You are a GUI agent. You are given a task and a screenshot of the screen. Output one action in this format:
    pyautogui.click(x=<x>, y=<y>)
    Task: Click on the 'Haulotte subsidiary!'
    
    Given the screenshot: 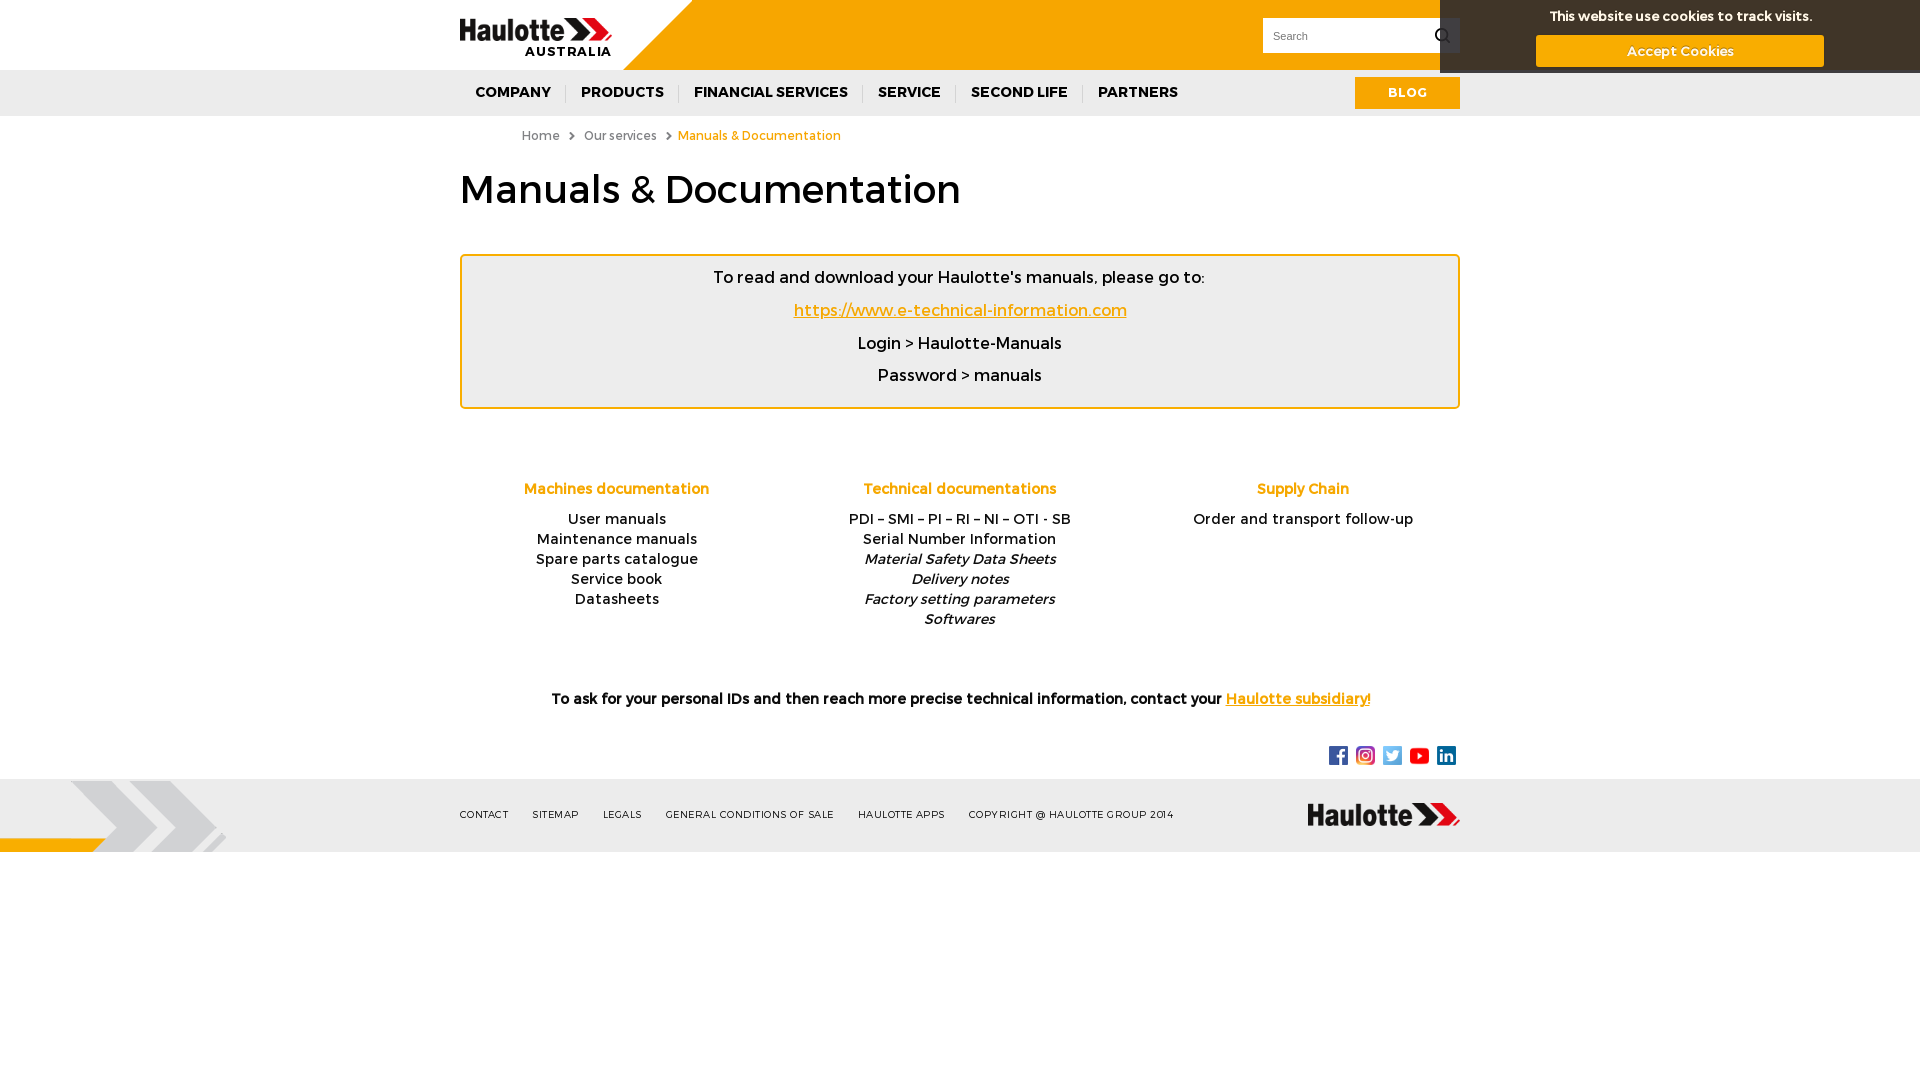 What is the action you would take?
    pyautogui.click(x=1297, y=697)
    